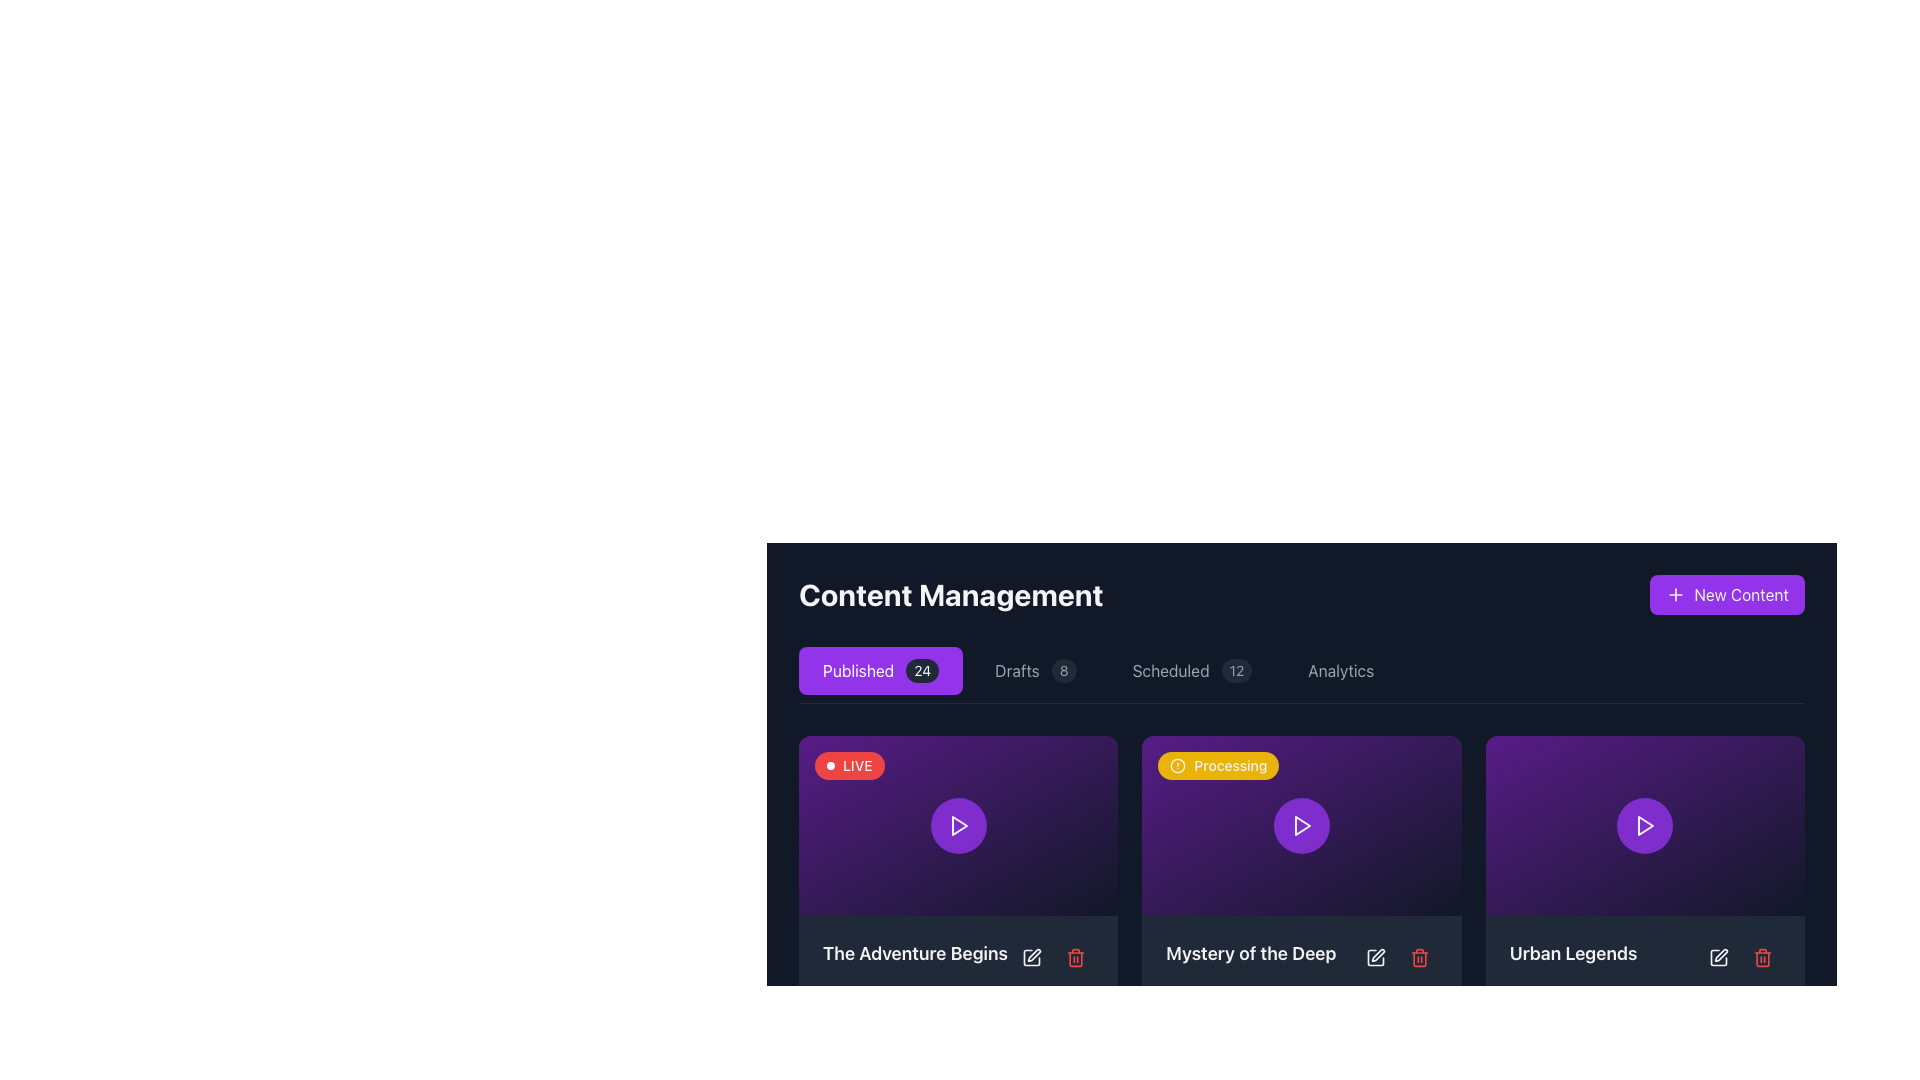  Describe the element at coordinates (1075, 956) in the screenshot. I see `the delete icon button located in the card for 'The Adventure Begins' in the 'Published' tab` at that location.